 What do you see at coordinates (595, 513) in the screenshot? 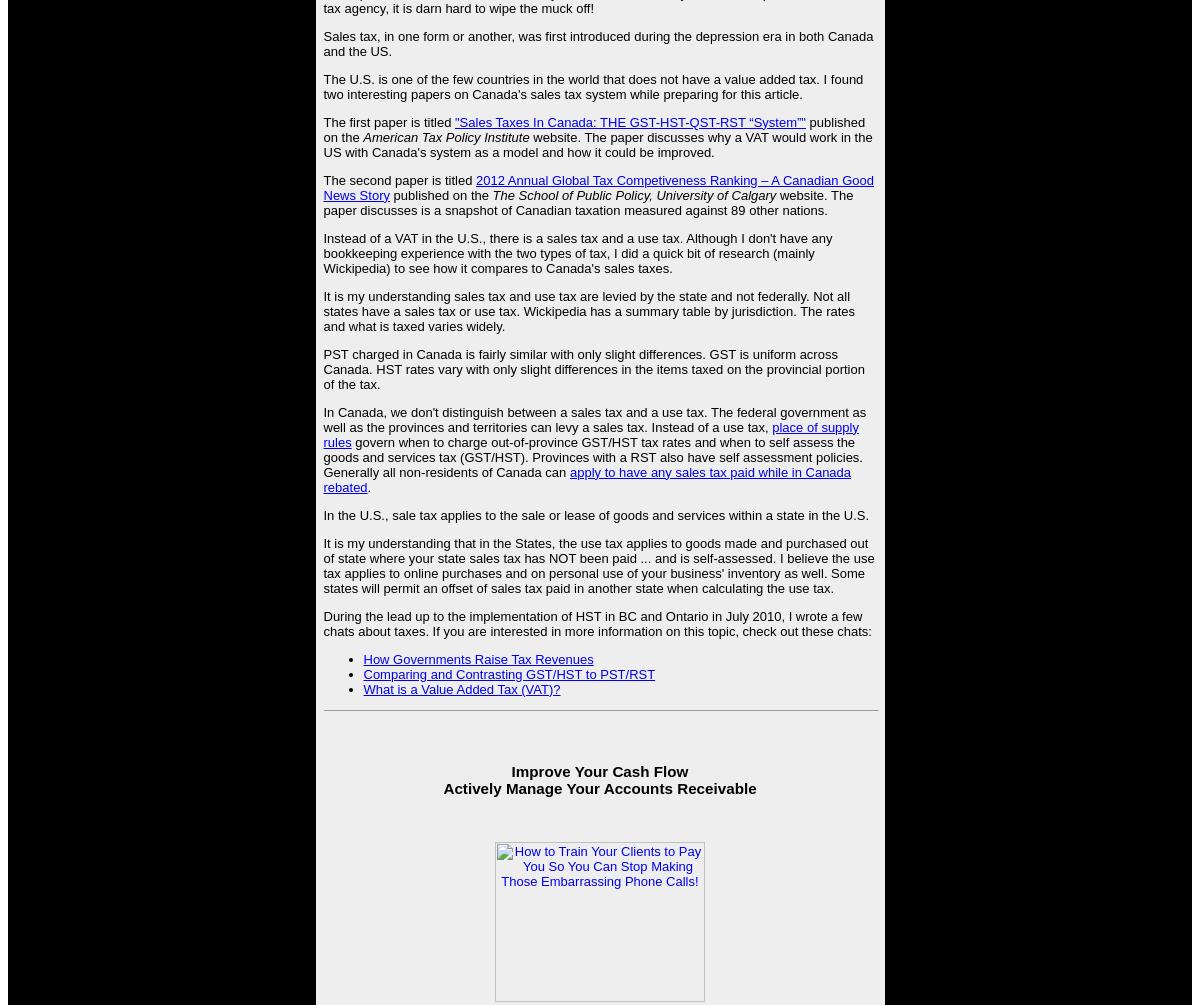
I see `'In the U.S., sale tax applies to the sale or lease of goods and services within a state in the U.S.'` at bounding box center [595, 513].